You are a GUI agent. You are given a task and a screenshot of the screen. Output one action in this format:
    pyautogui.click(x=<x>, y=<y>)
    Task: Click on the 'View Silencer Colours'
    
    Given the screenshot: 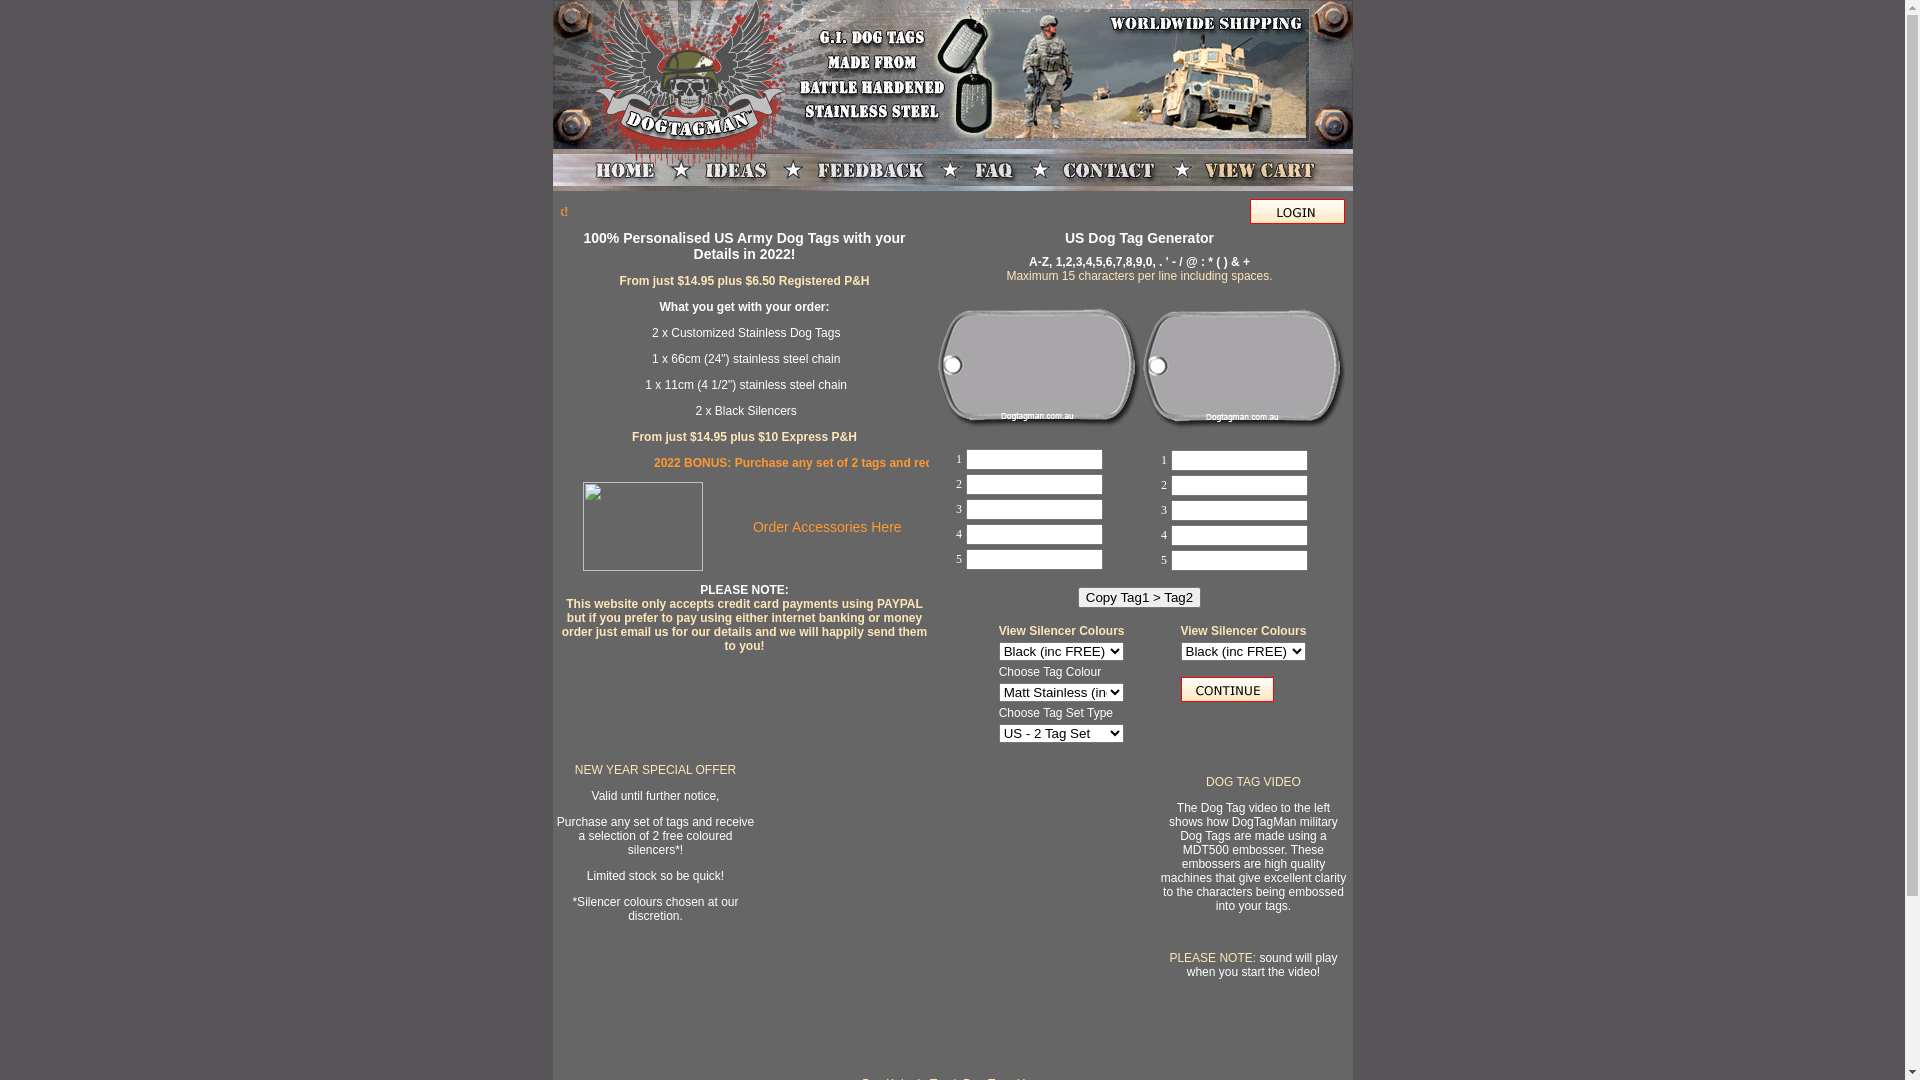 What is the action you would take?
    pyautogui.click(x=1060, y=631)
    